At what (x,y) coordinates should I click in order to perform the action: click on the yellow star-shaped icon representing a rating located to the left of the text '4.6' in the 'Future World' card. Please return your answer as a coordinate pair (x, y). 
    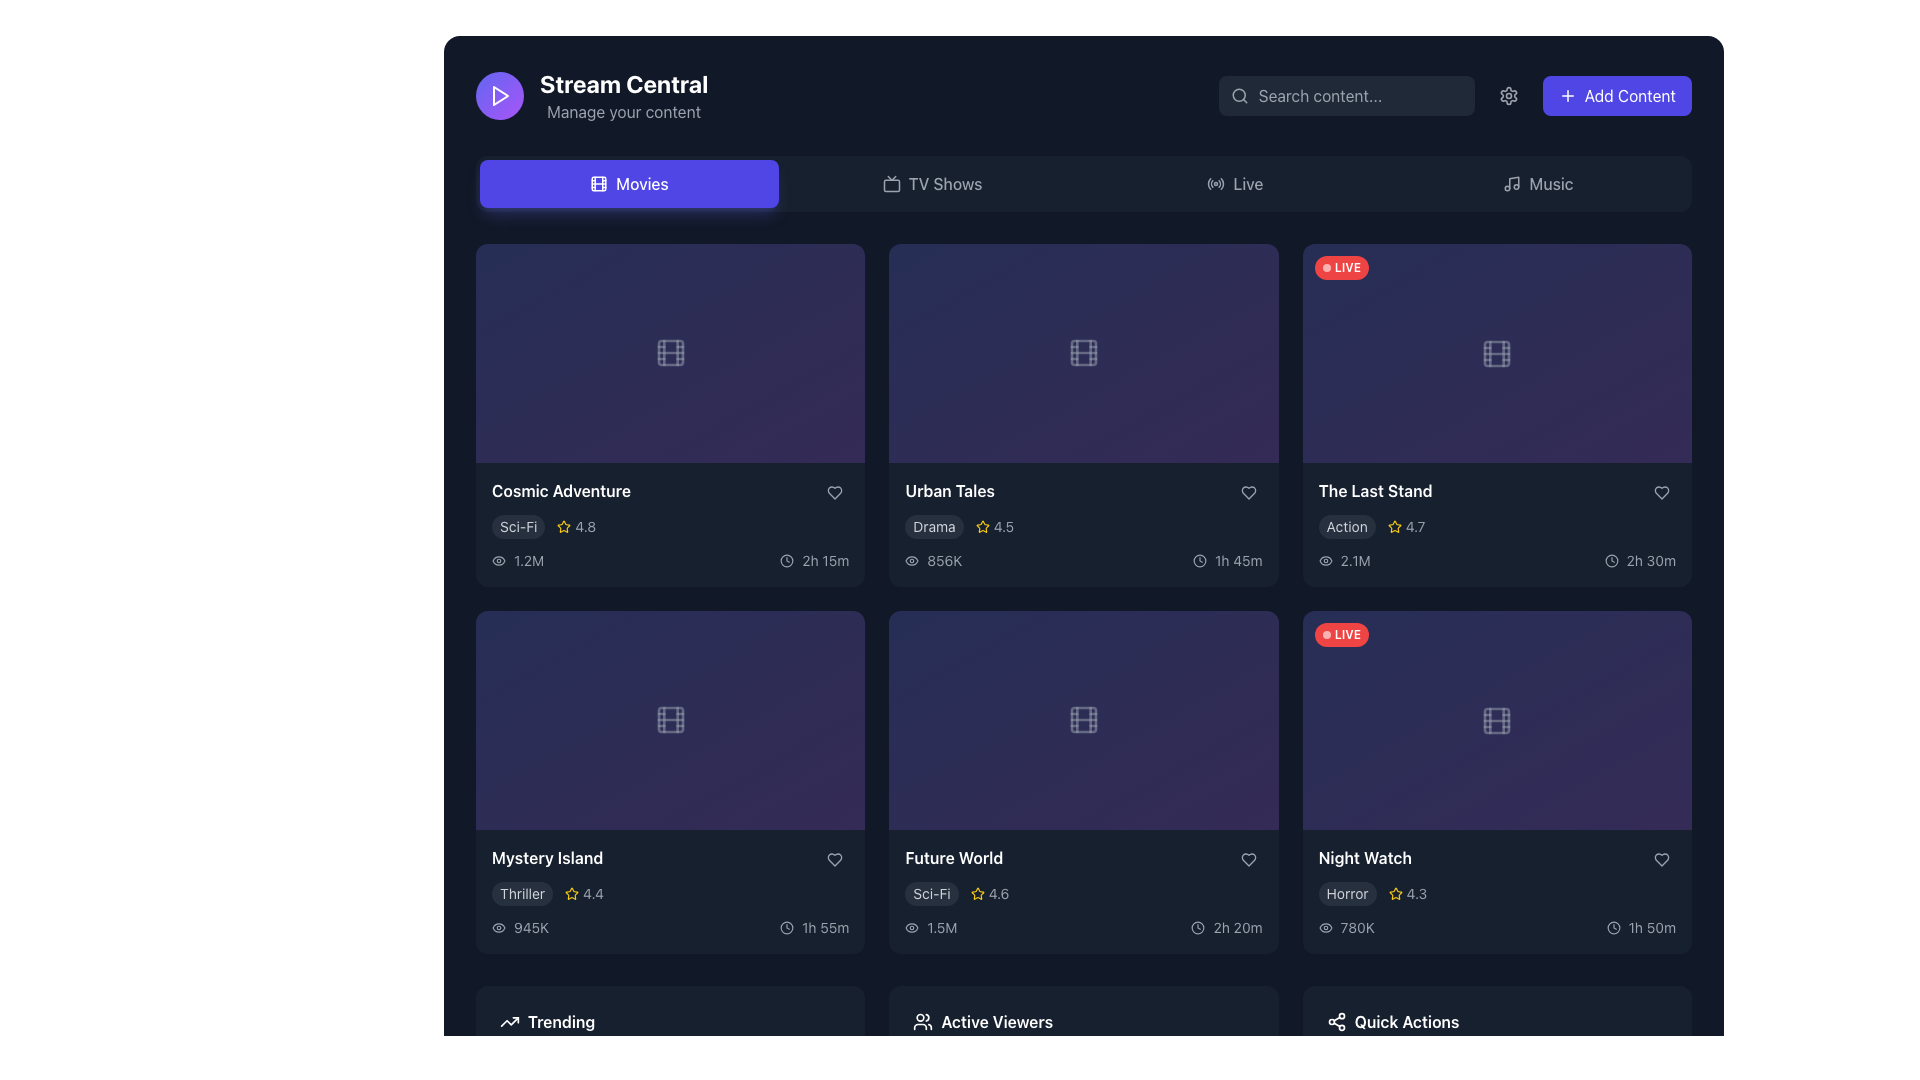
    Looking at the image, I should click on (977, 893).